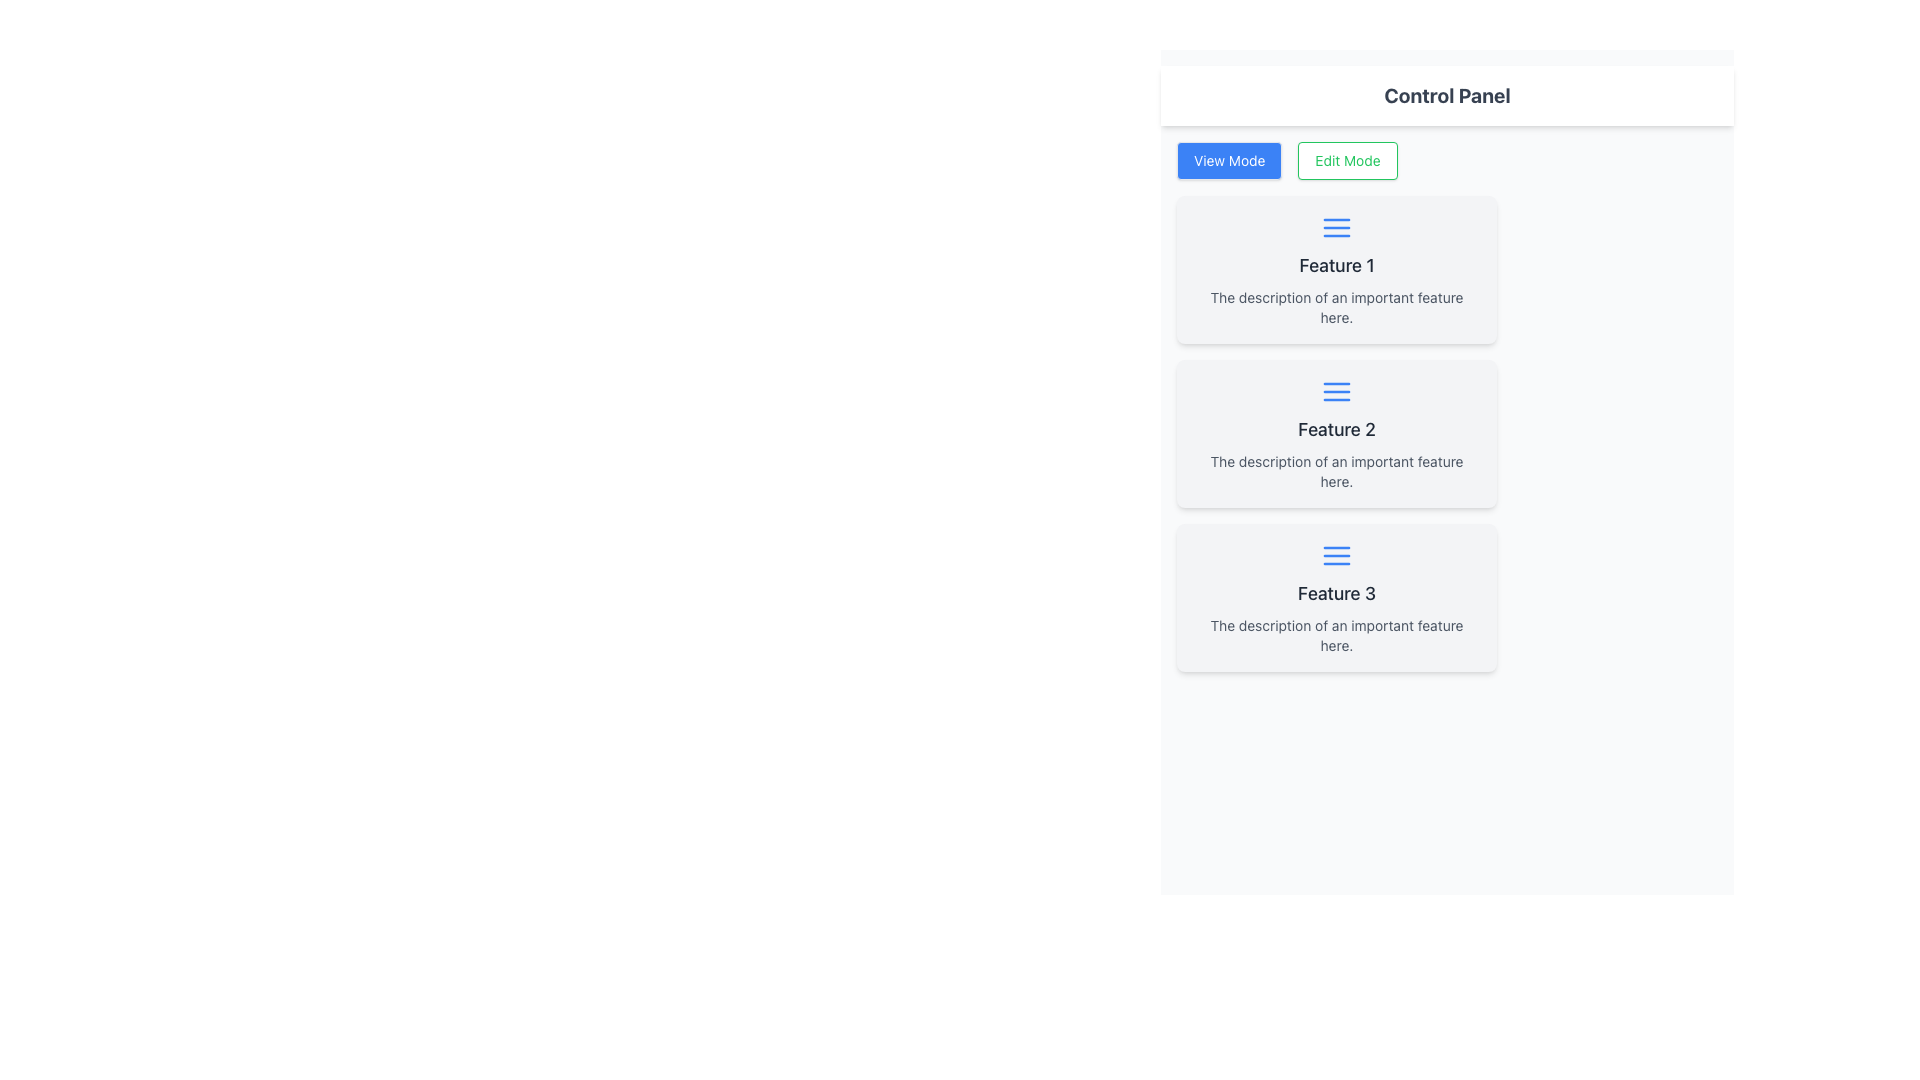  What do you see at coordinates (1337, 226) in the screenshot?
I see `the SVG icon representing 'Feature 1' located at the top of the card` at bounding box center [1337, 226].